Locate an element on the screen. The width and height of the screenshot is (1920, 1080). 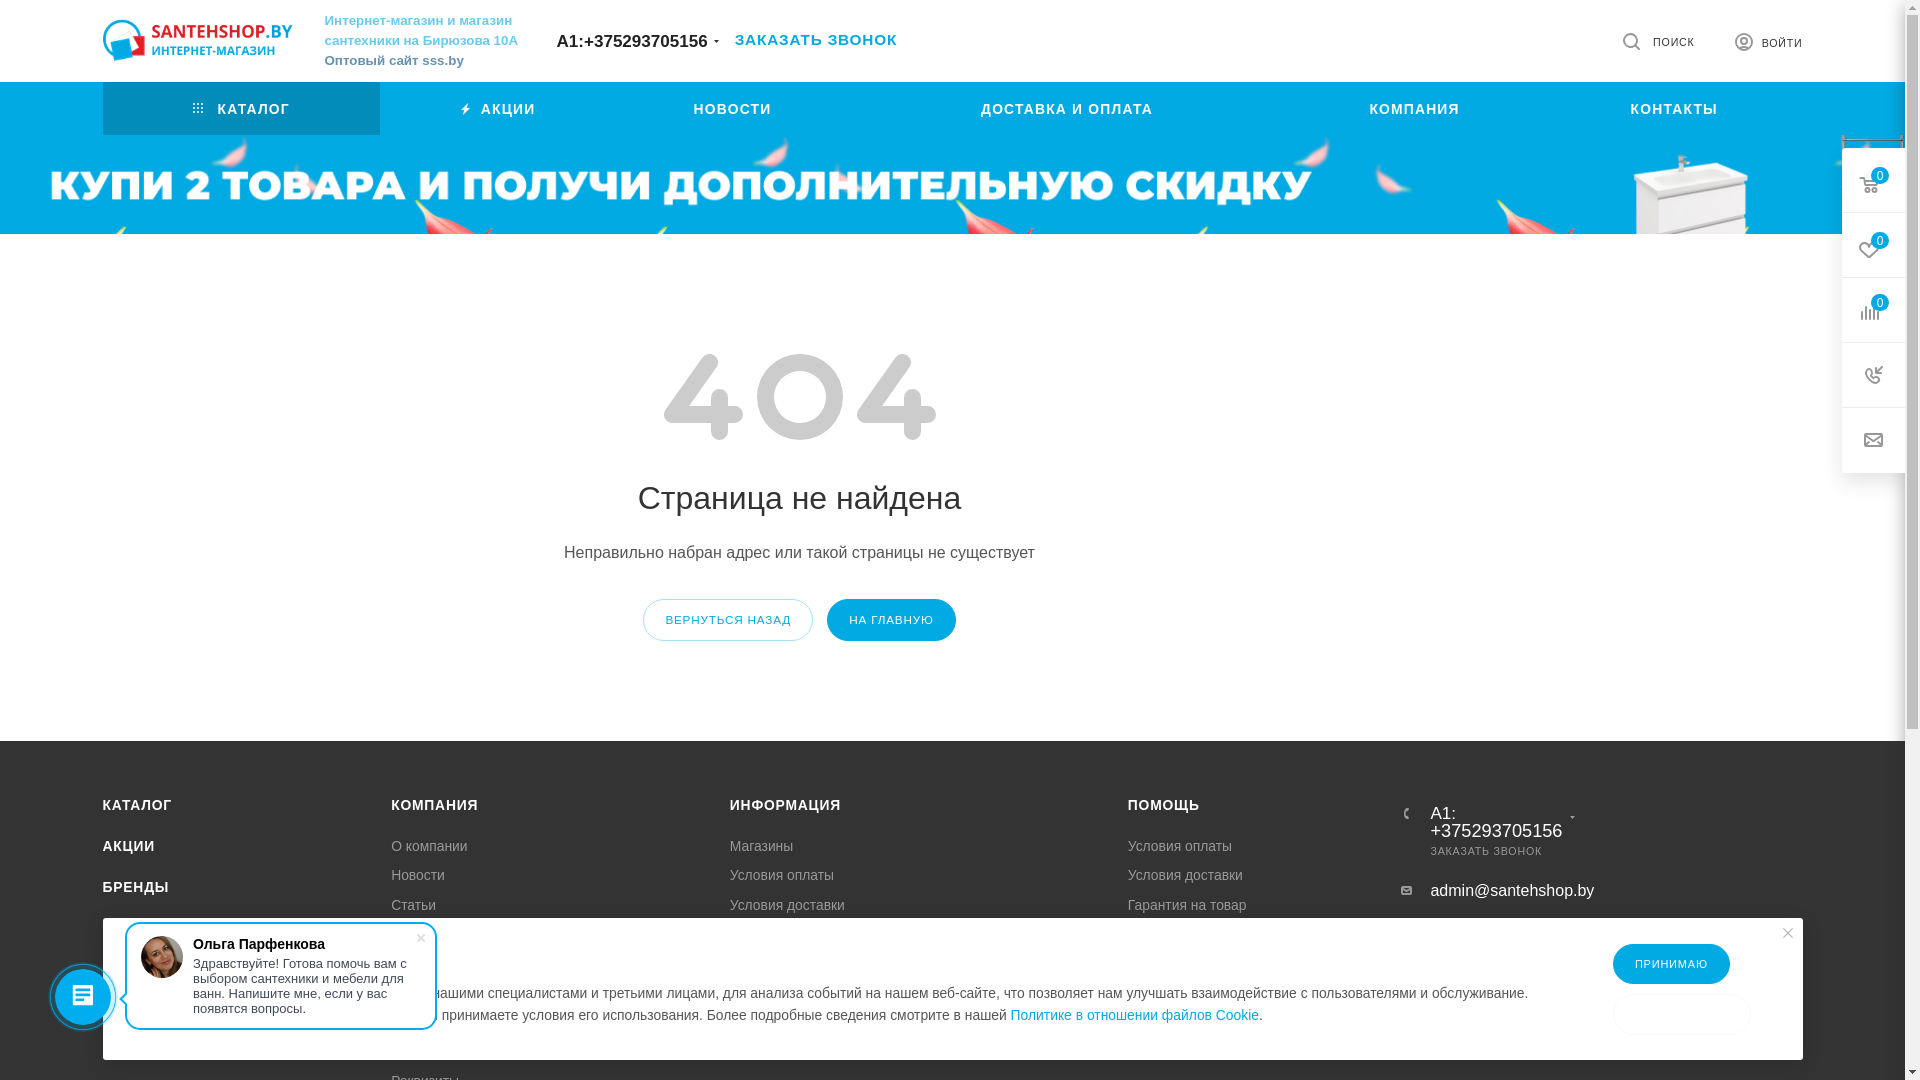
'admin@santehshop.by' is located at coordinates (1512, 889).